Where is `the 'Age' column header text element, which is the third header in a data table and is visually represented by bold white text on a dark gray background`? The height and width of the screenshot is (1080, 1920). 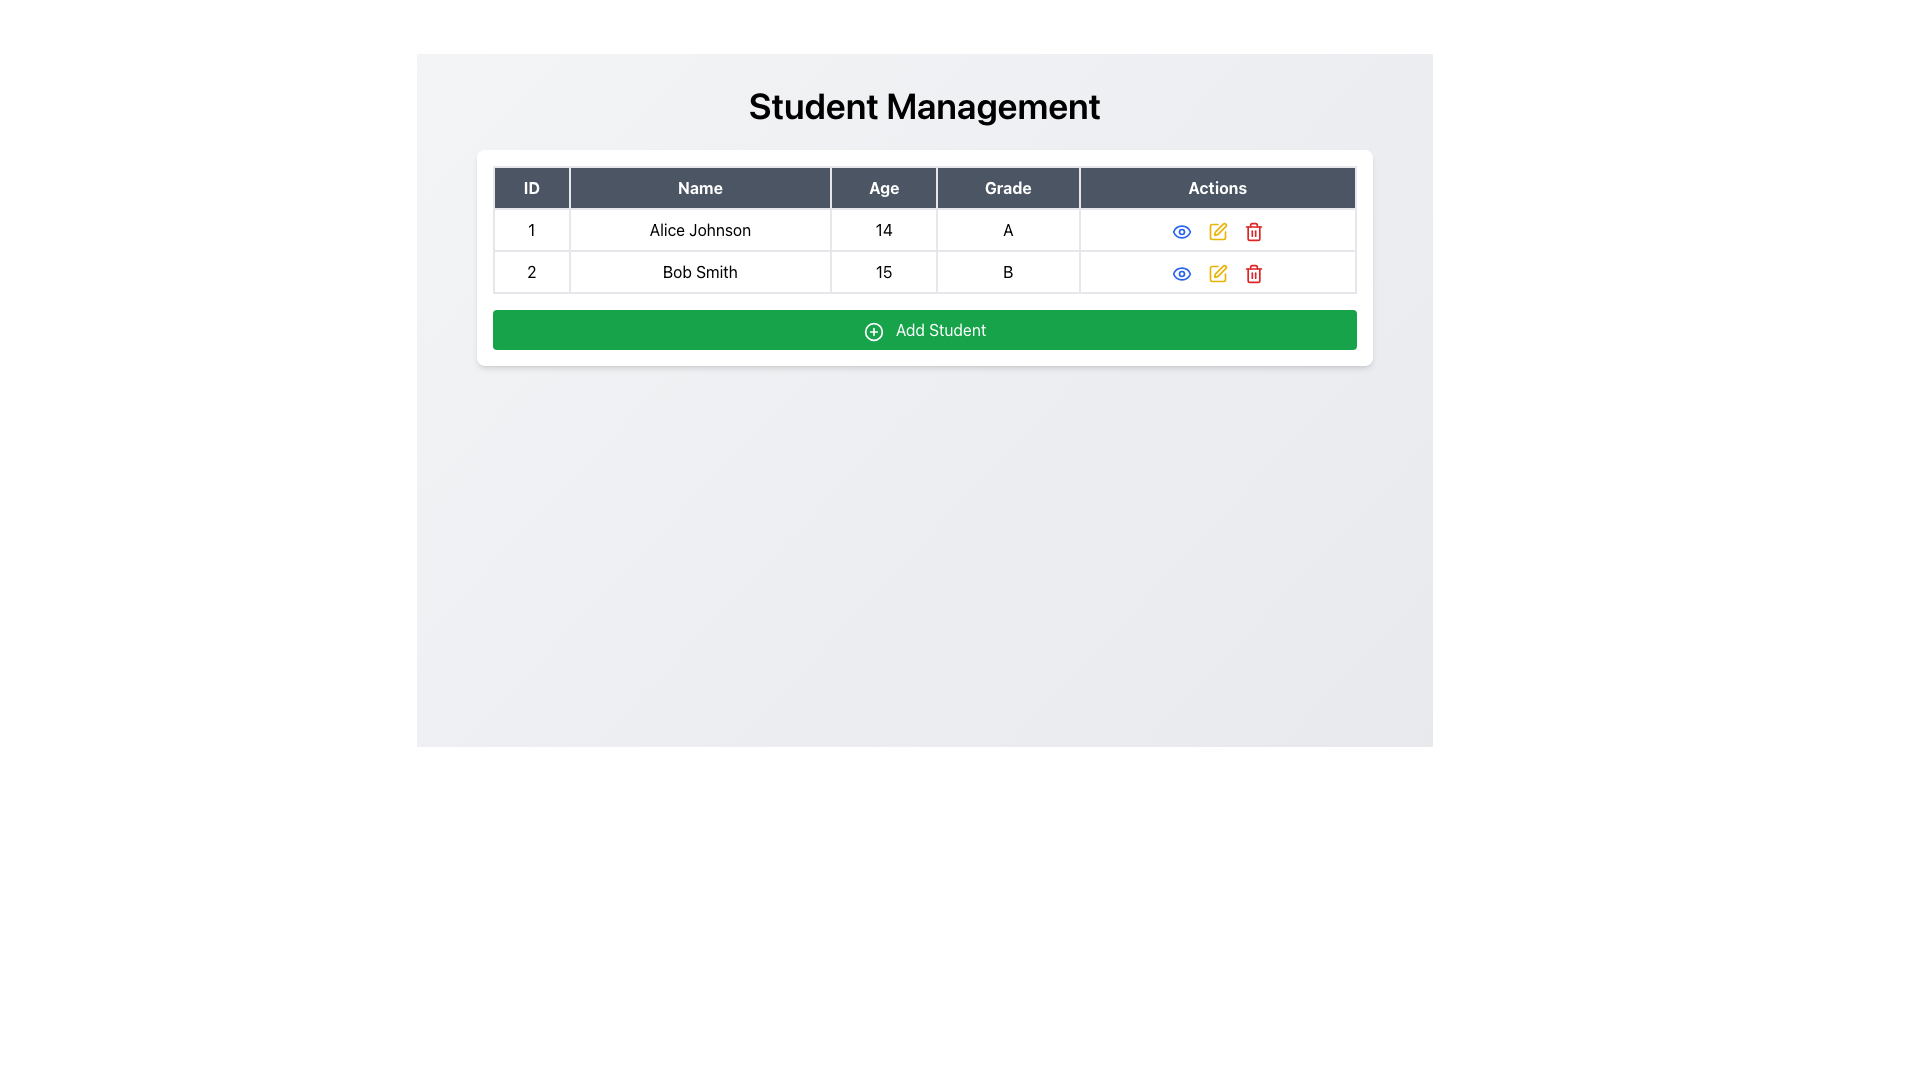 the 'Age' column header text element, which is the third header in a data table and is visually represented by bold white text on a dark gray background is located at coordinates (883, 188).